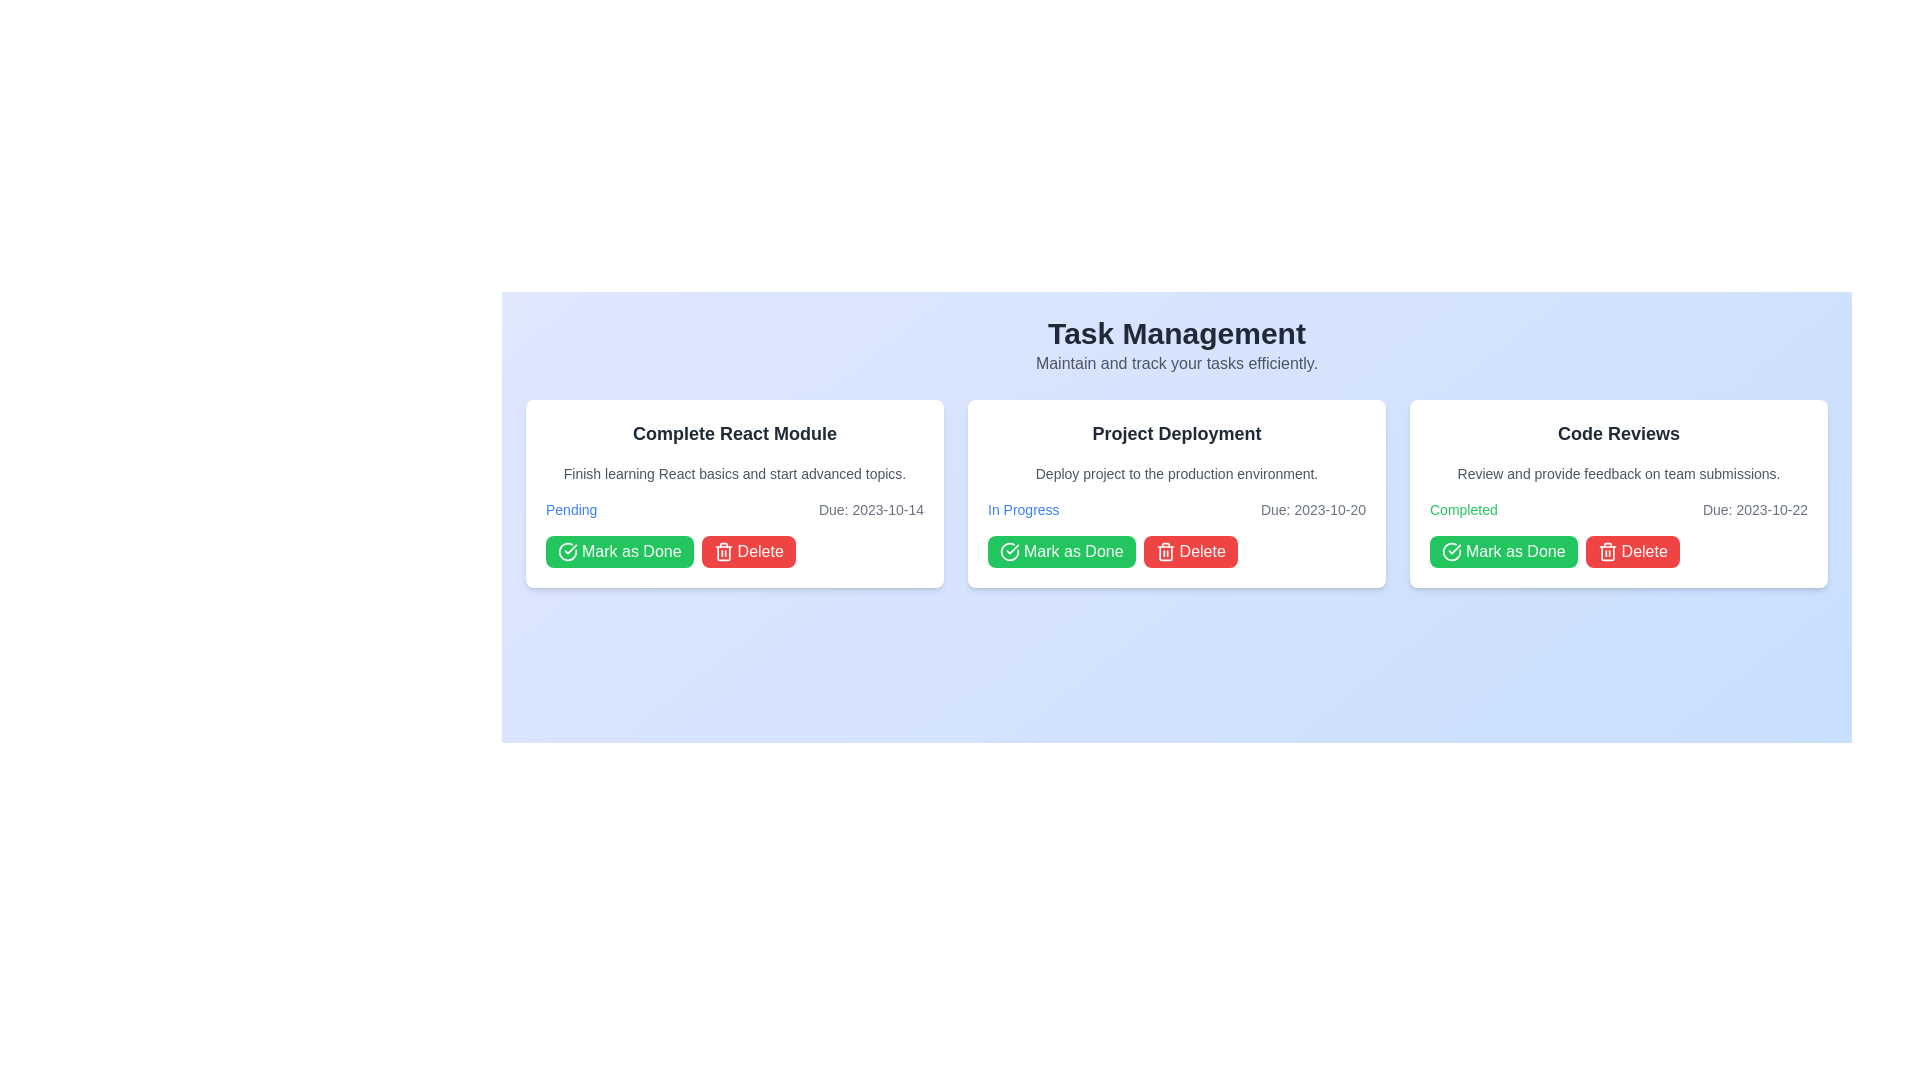 The height and width of the screenshot is (1080, 1920). What do you see at coordinates (1644, 551) in the screenshot?
I see `the 'Delete' text label within the button` at bounding box center [1644, 551].